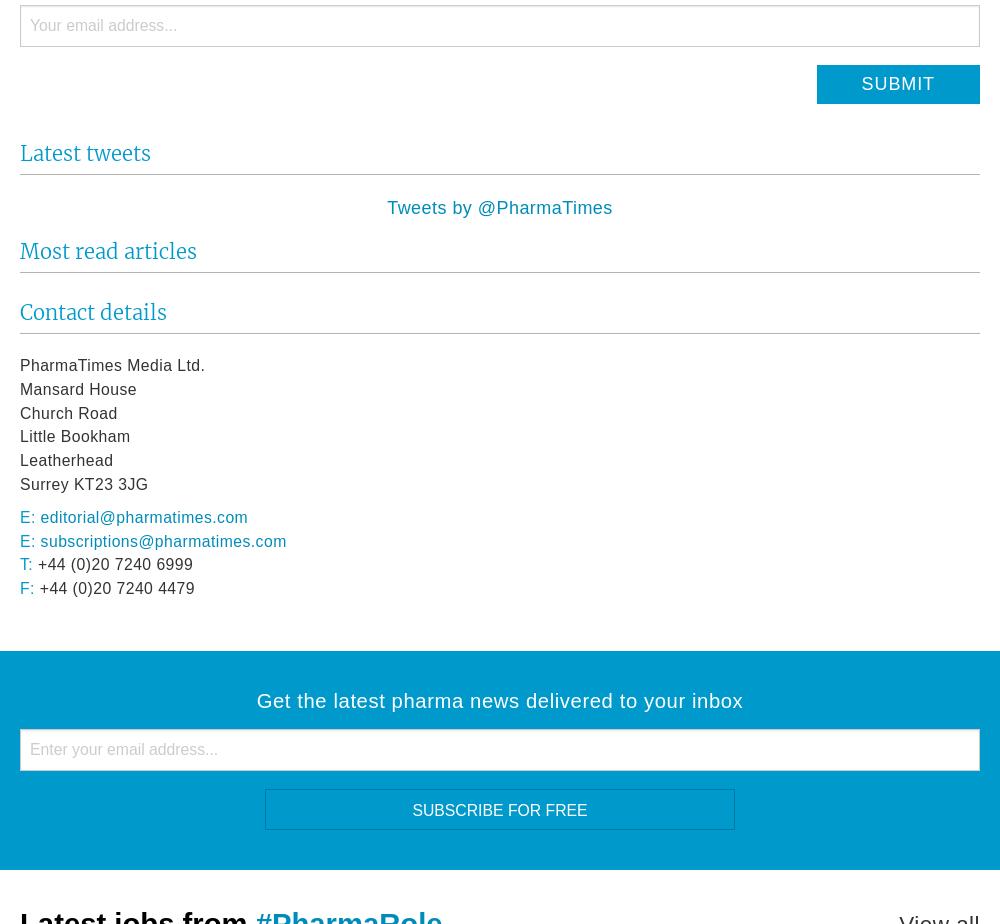 The height and width of the screenshot is (924, 1000). Describe the element at coordinates (65, 459) in the screenshot. I see `'Leatherhead'` at that location.